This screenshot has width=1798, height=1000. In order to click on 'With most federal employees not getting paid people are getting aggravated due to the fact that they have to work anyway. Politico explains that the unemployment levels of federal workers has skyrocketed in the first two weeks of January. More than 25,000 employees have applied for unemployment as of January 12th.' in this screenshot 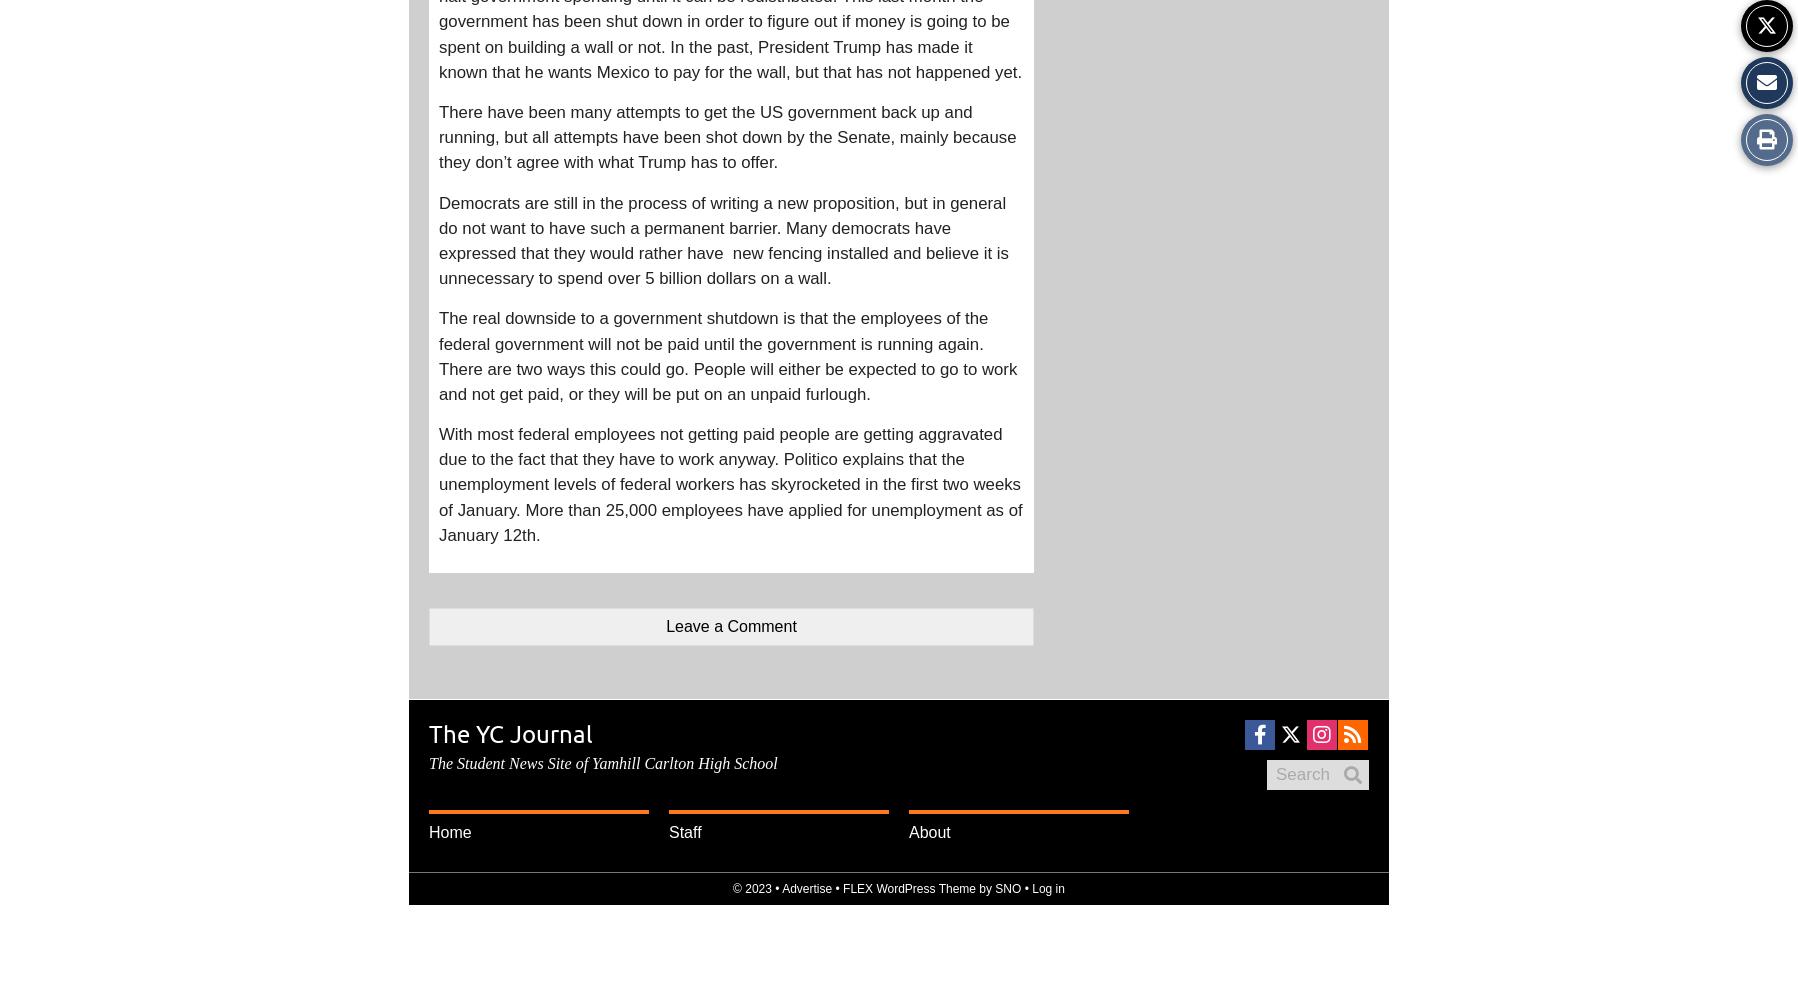, I will do `click(729, 483)`.